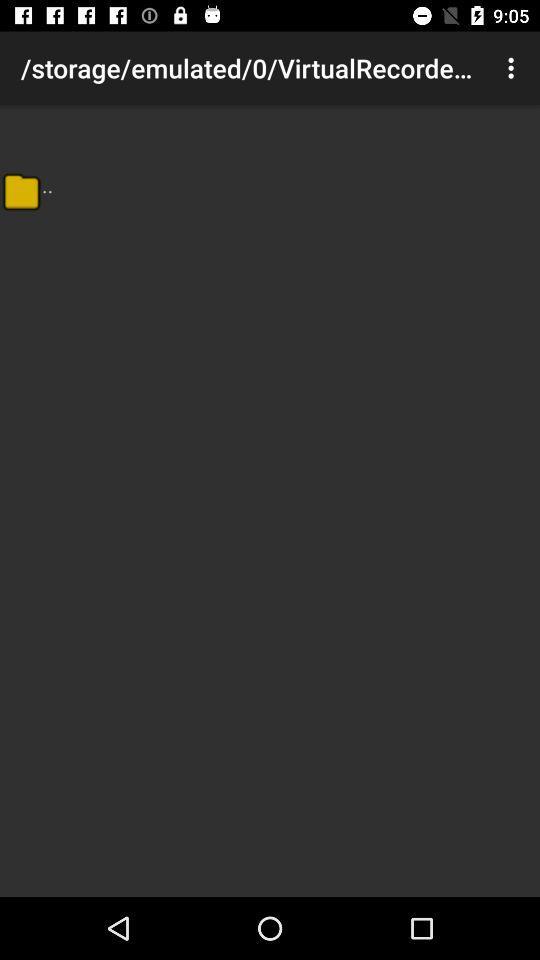  I want to click on the icon at the top right corner, so click(513, 68).